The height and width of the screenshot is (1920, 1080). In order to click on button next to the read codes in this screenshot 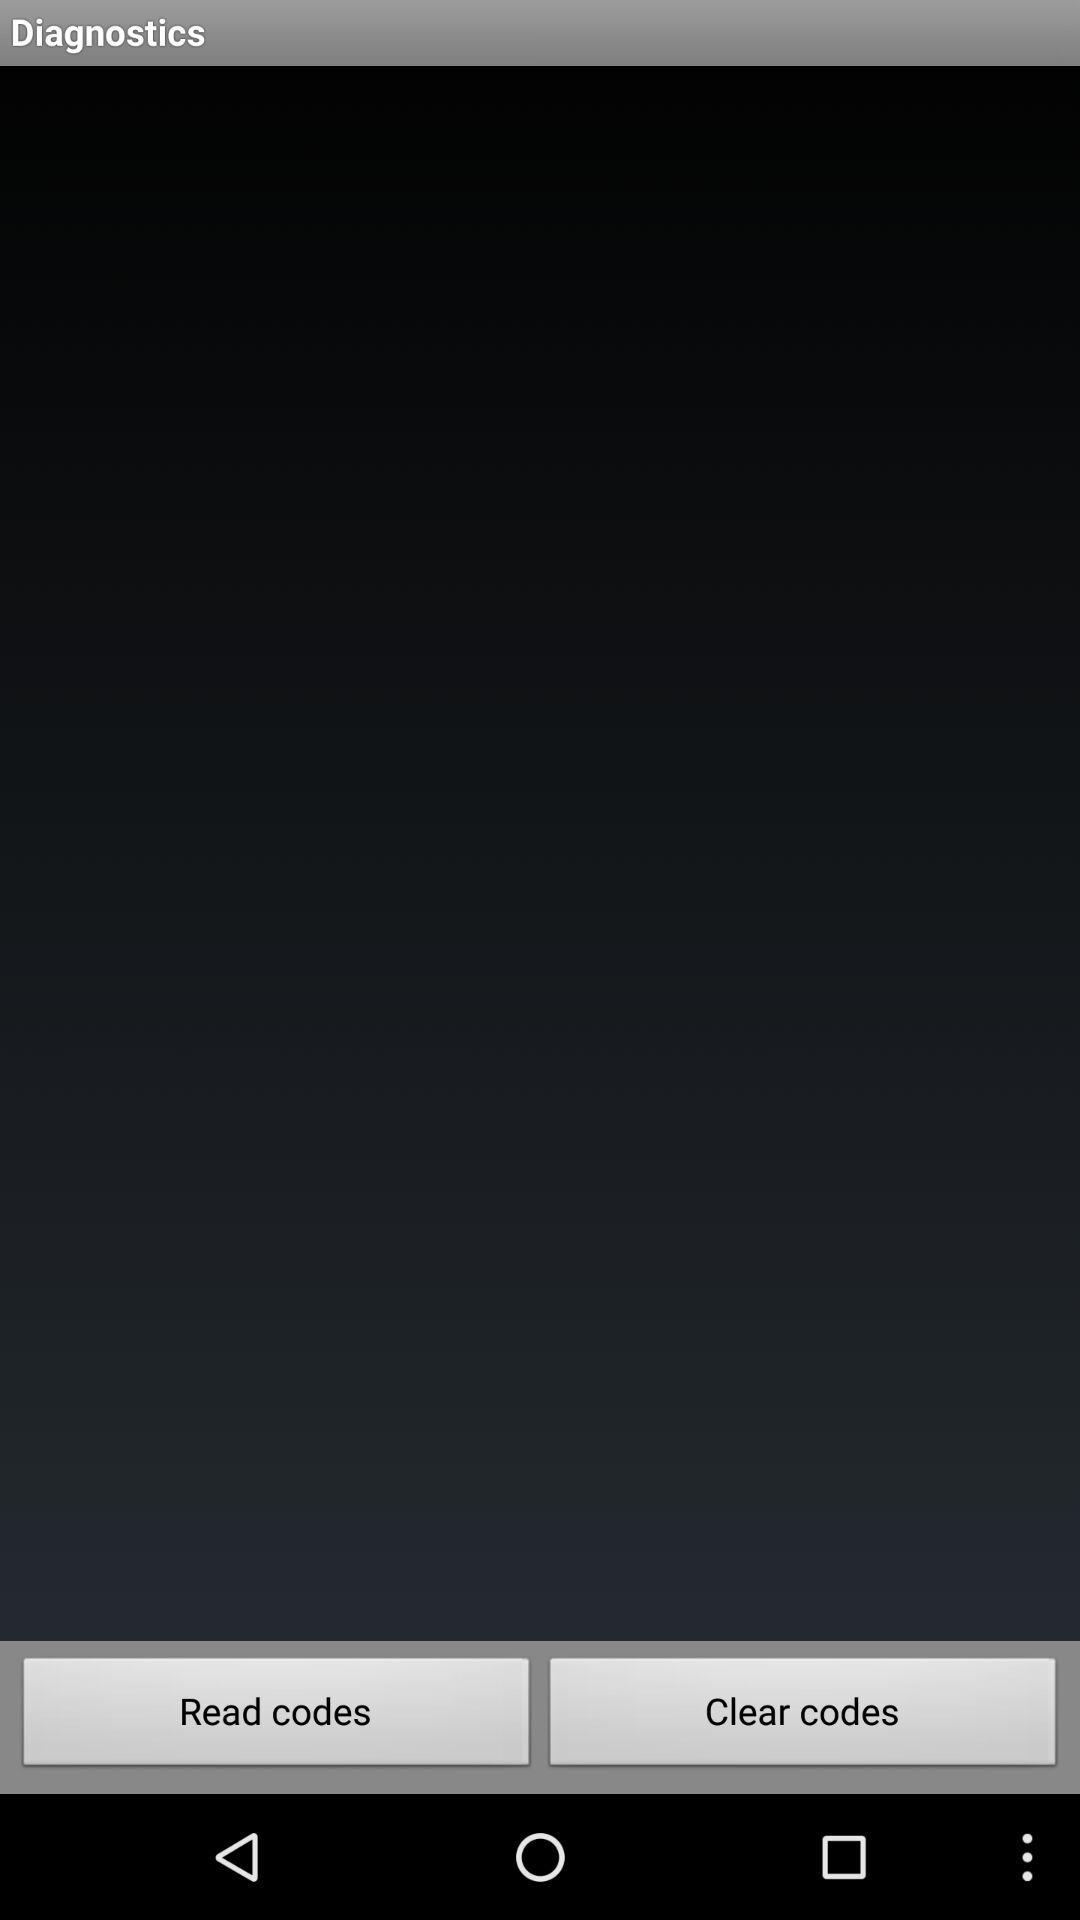, I will do `click(802, 1716)`.